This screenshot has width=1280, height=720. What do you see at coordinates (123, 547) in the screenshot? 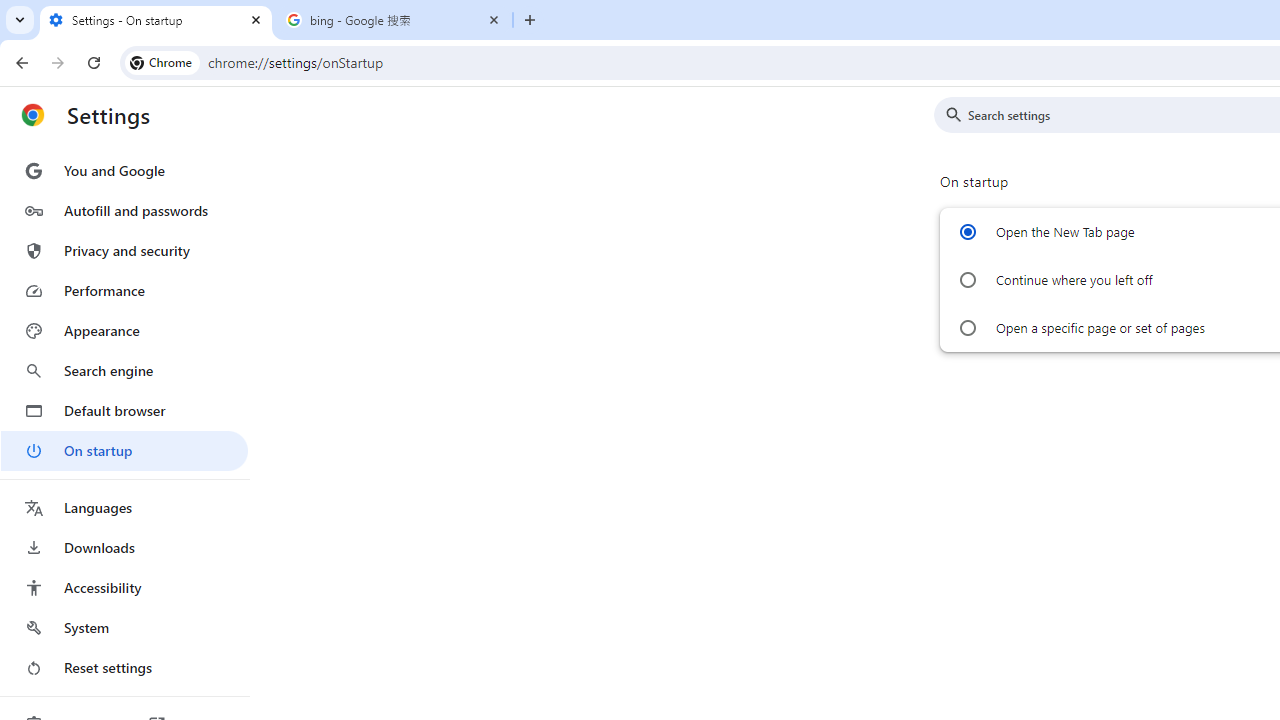
I see `'Downloads'` at bounding box center [123, 547].